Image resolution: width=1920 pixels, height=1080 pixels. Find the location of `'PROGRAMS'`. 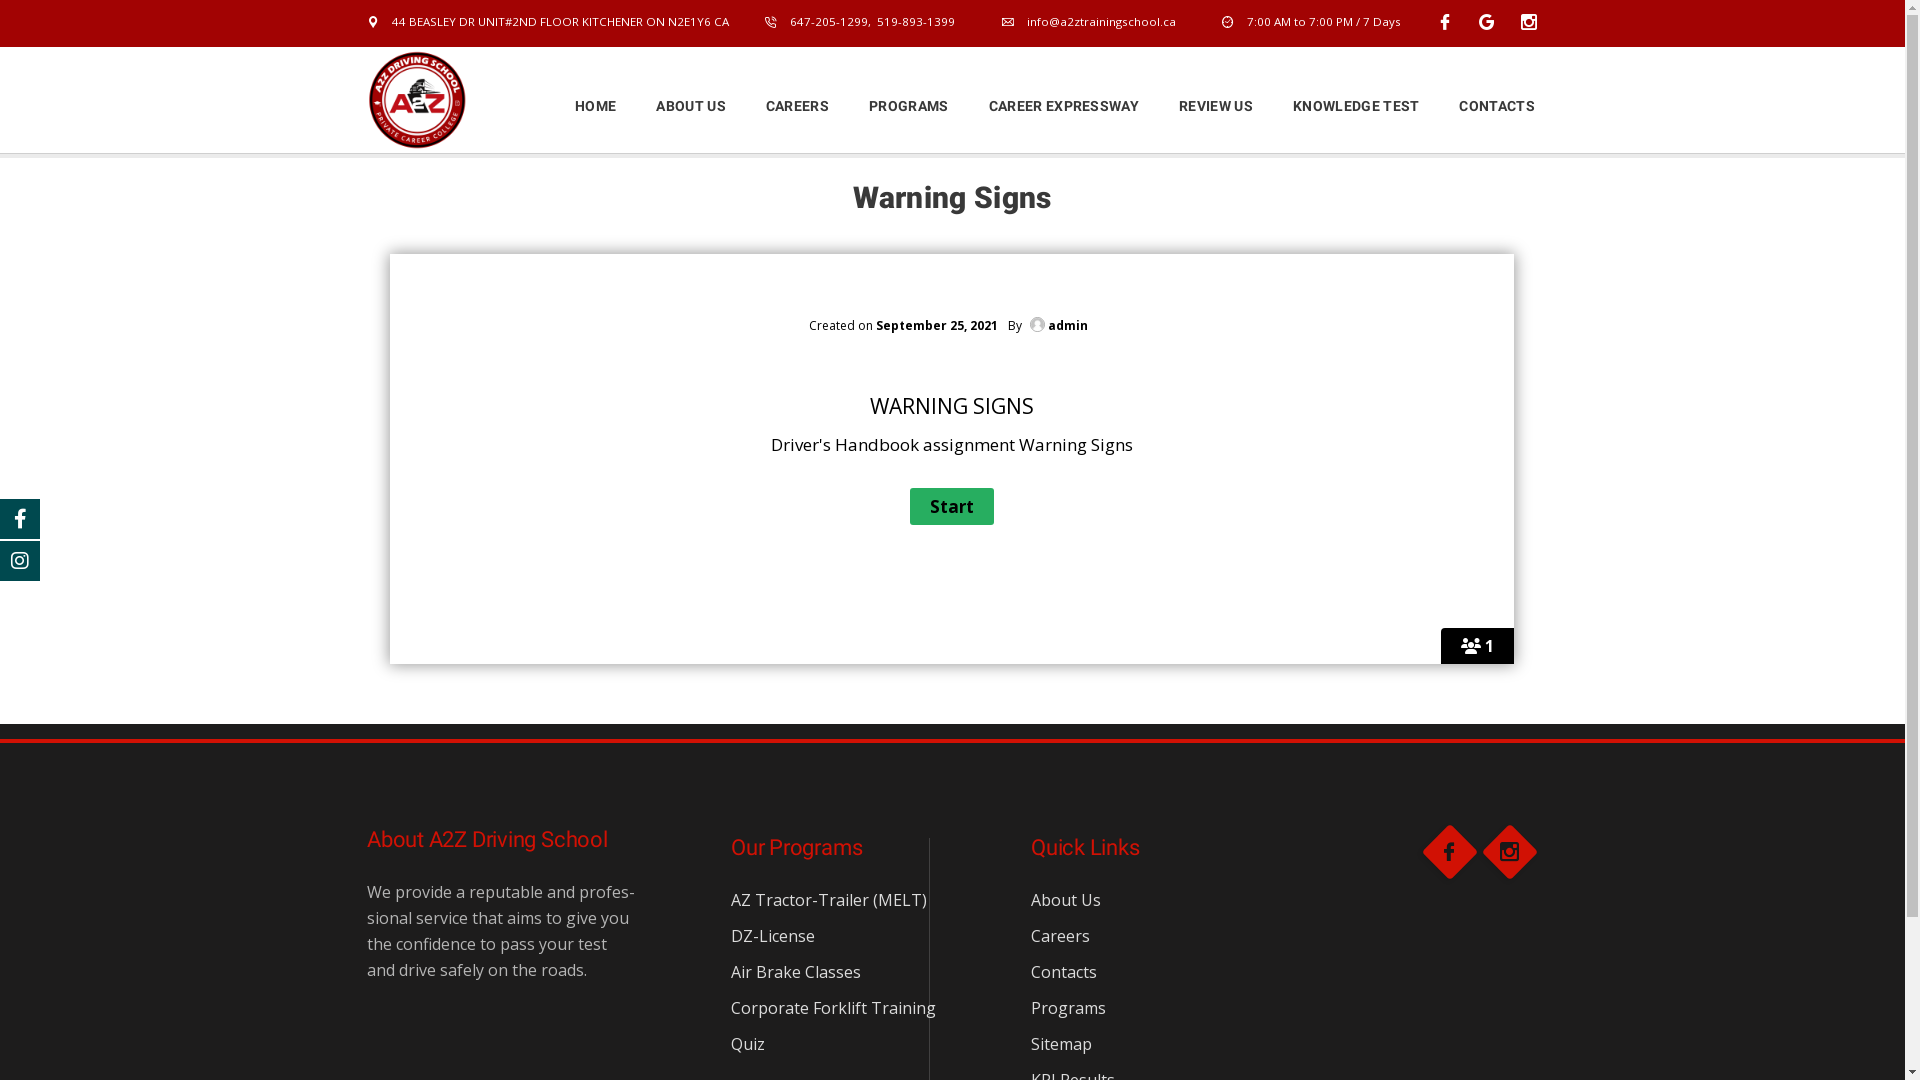

'PROGRAMS' is located at coordinates (907, 105).